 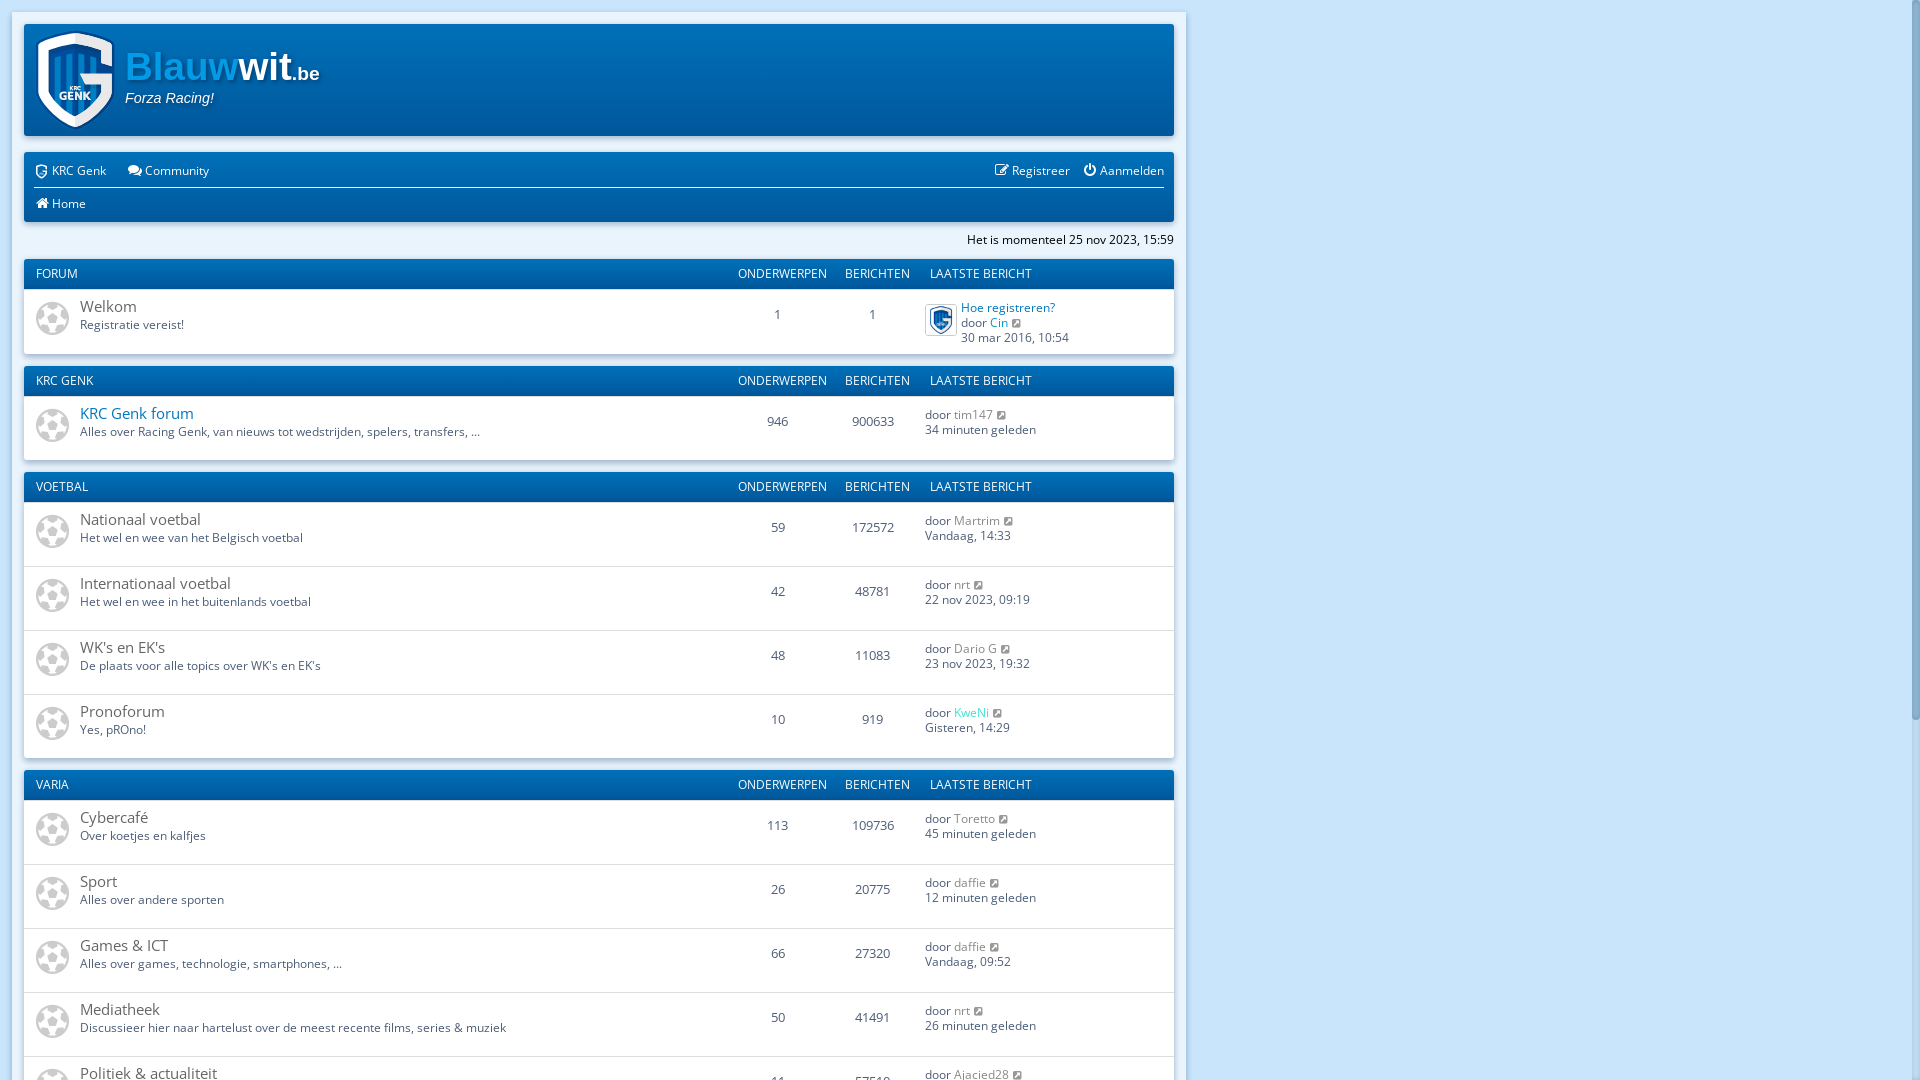 What do you see at coordinates (973, 413) in the screenshot?
I see `'tim147'` at bounding box center [973, 413].